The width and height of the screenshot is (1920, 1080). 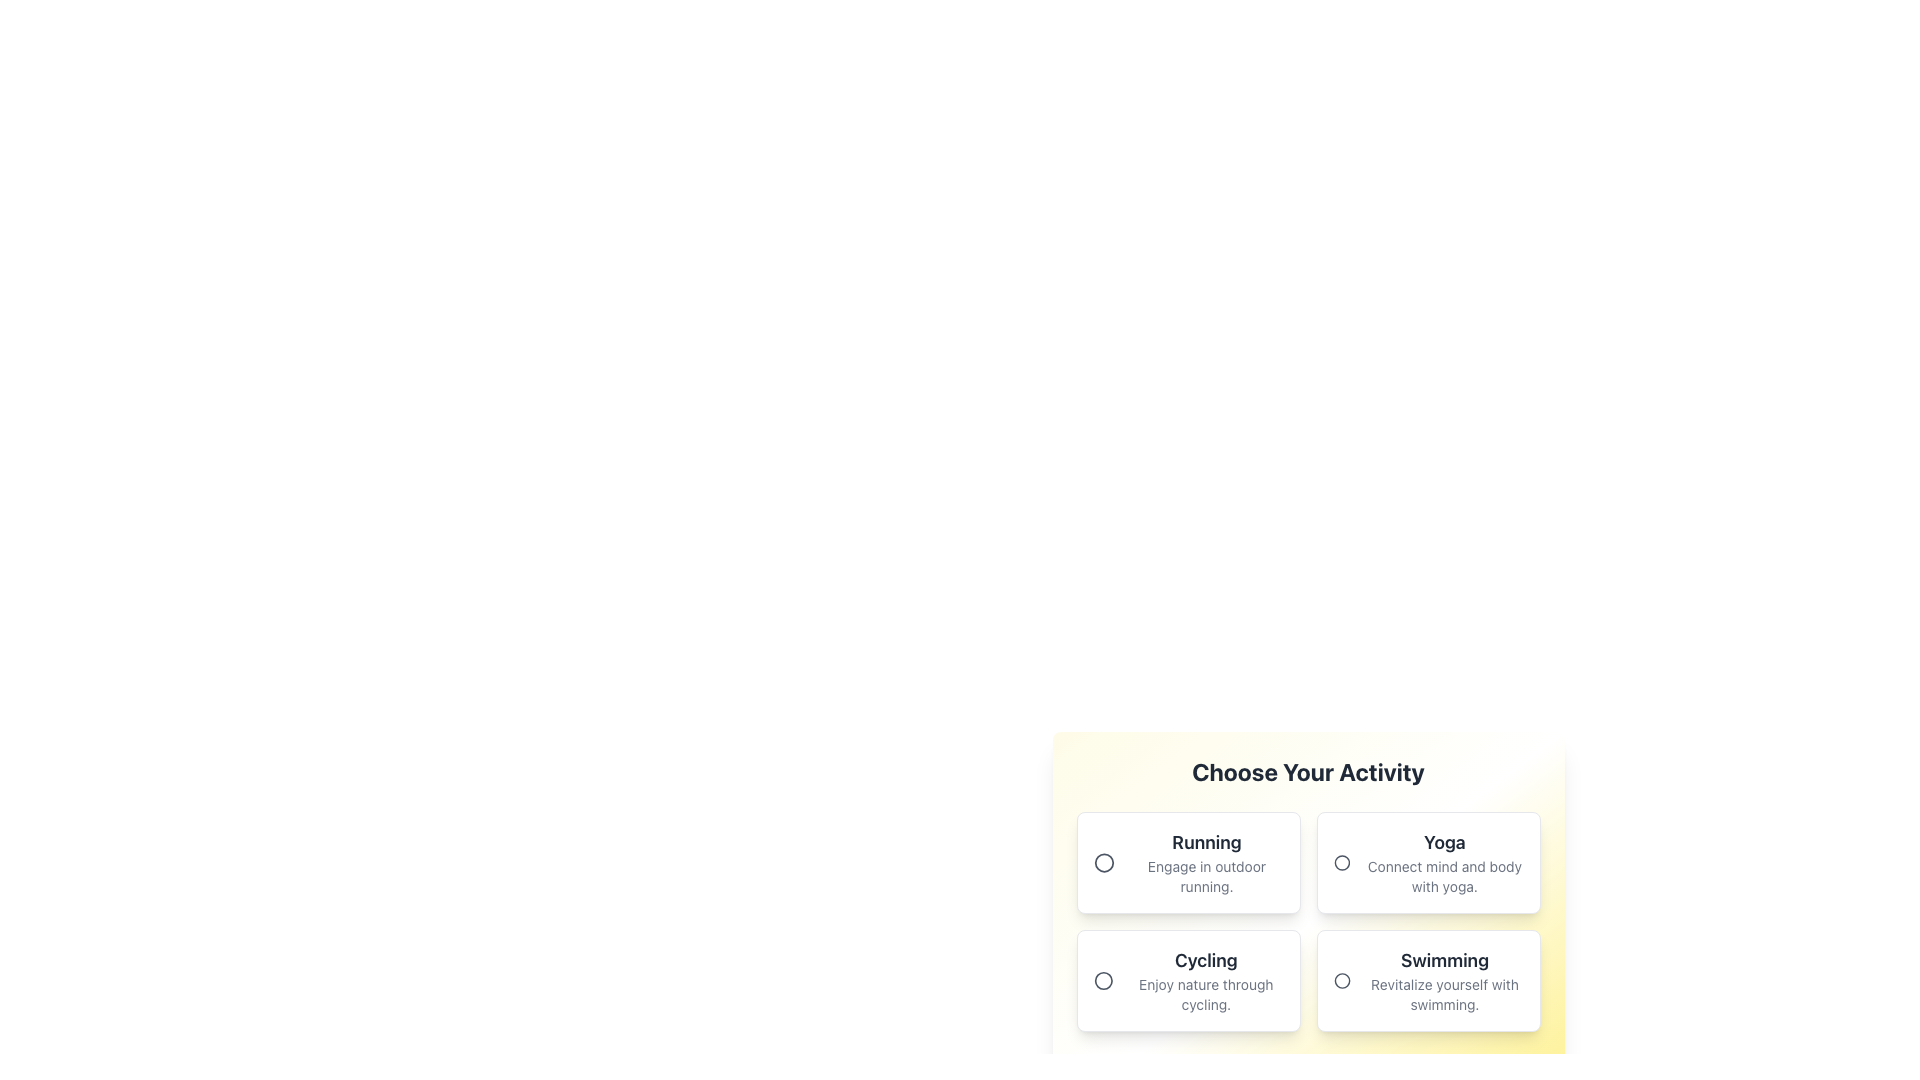 I want to click on the text label displaying 'Yoga' in bold, larger size, dark gray color, located at the top of the second card in a grid of selectable activity cards, so click(x=1444, y=843).